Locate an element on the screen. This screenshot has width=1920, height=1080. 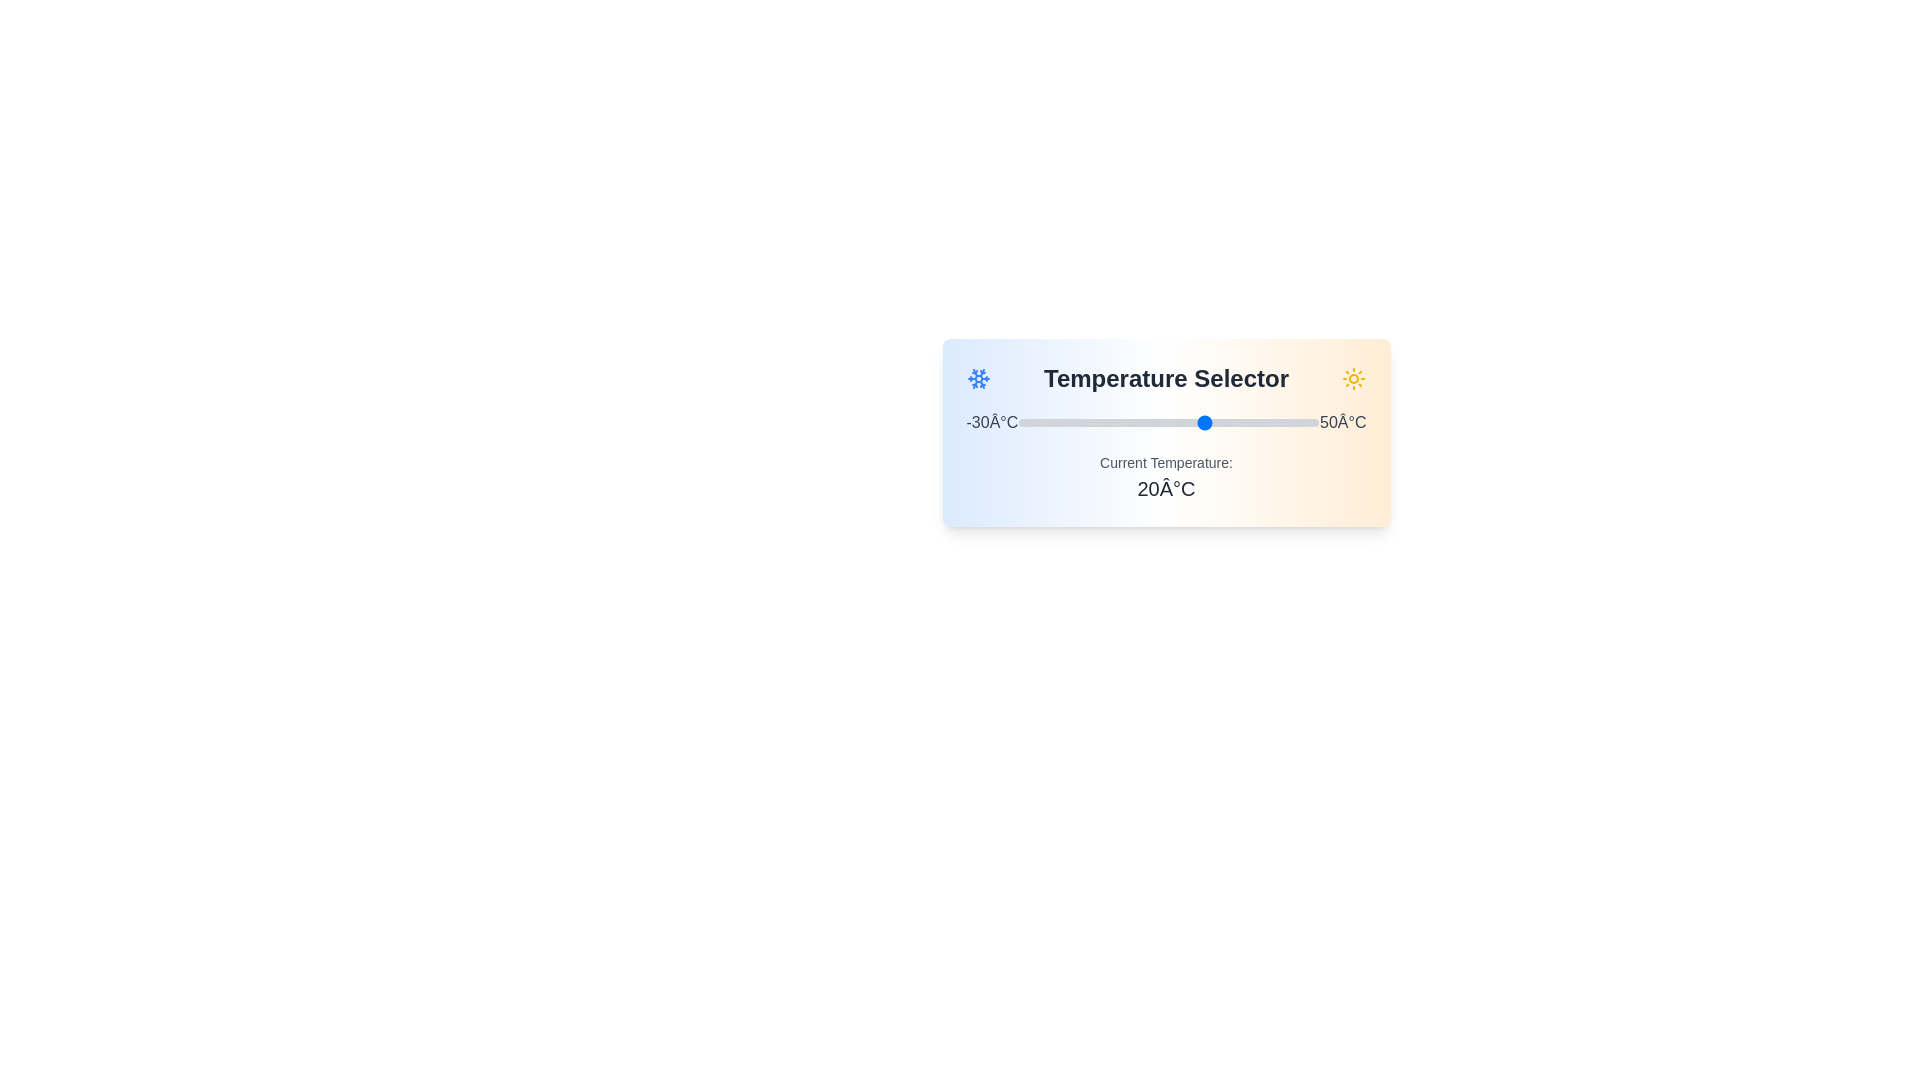
the temperature is located at coordinates (1146, 422).